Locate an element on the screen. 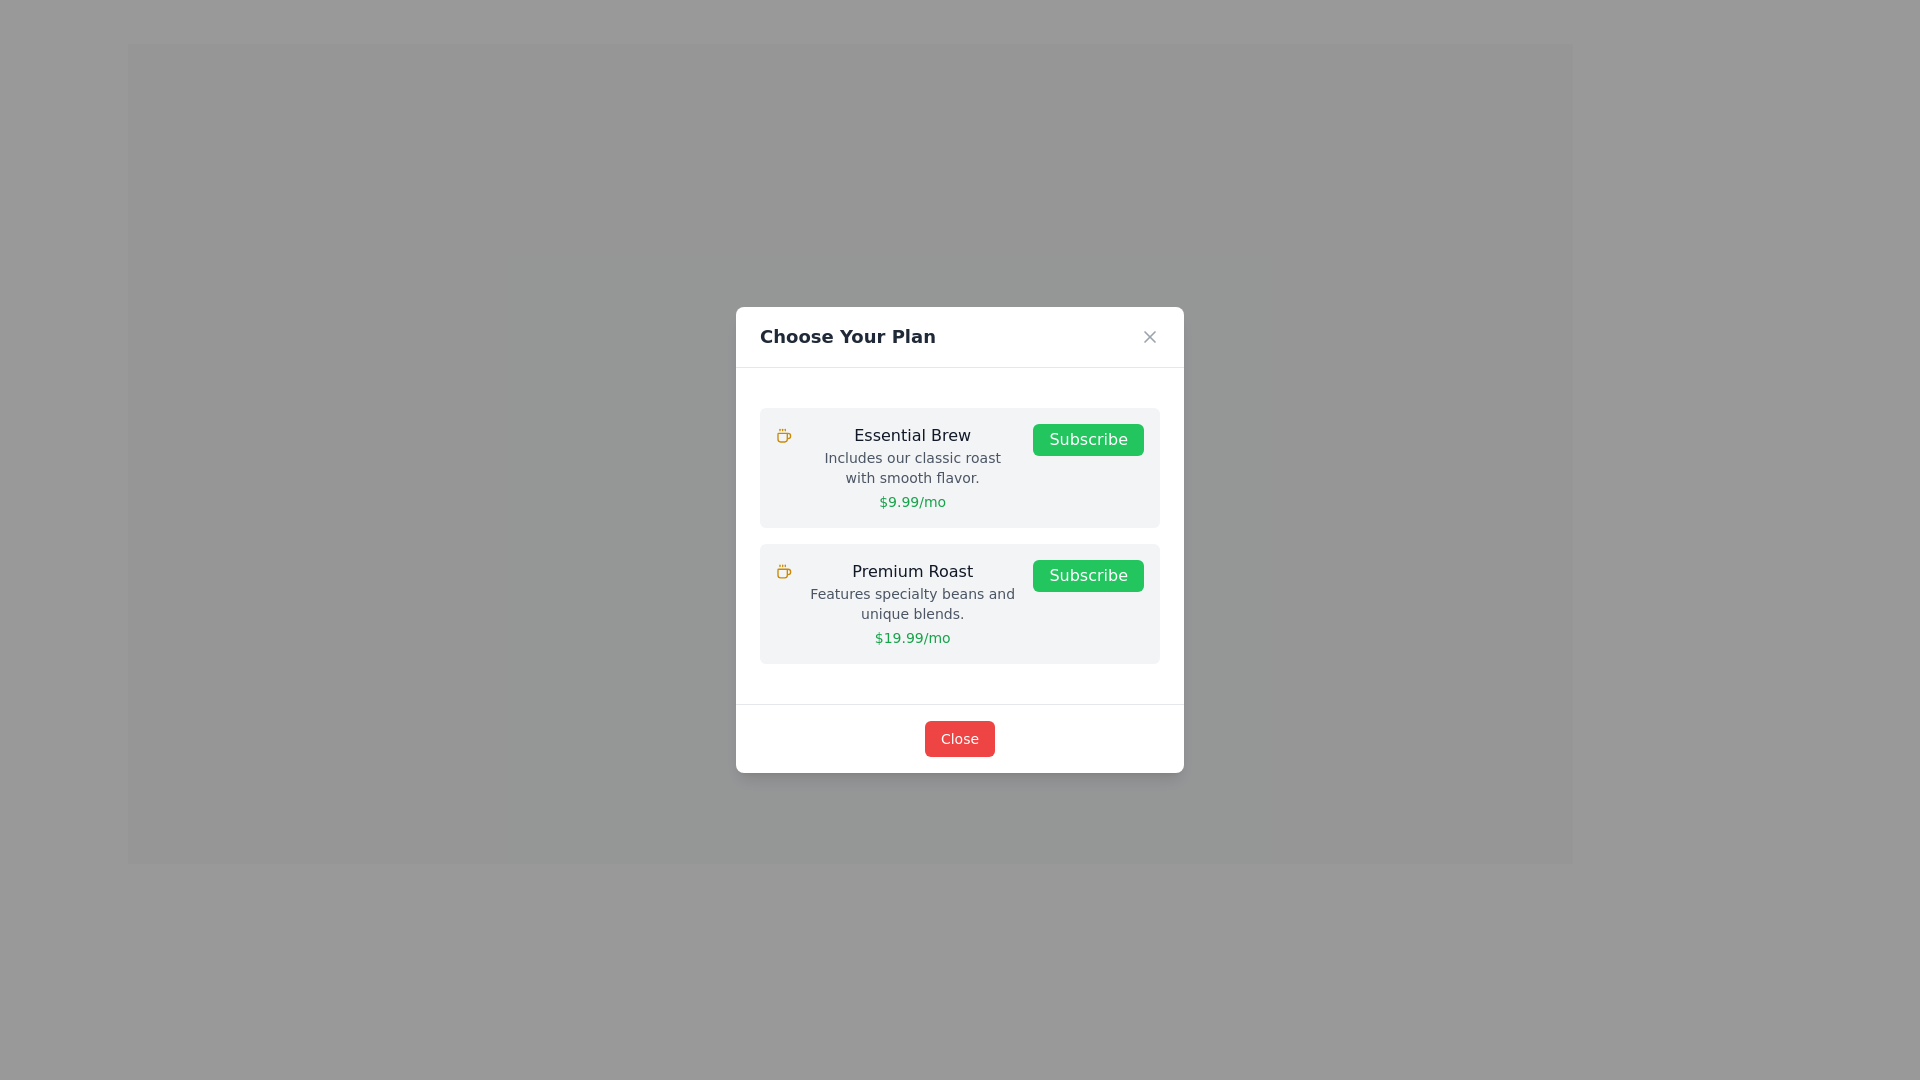  the descriptive text label for the 'Premium Roast' subscription option, located below the bold text and above the price '$19.99/mo' is located at coordinates (911, 603).